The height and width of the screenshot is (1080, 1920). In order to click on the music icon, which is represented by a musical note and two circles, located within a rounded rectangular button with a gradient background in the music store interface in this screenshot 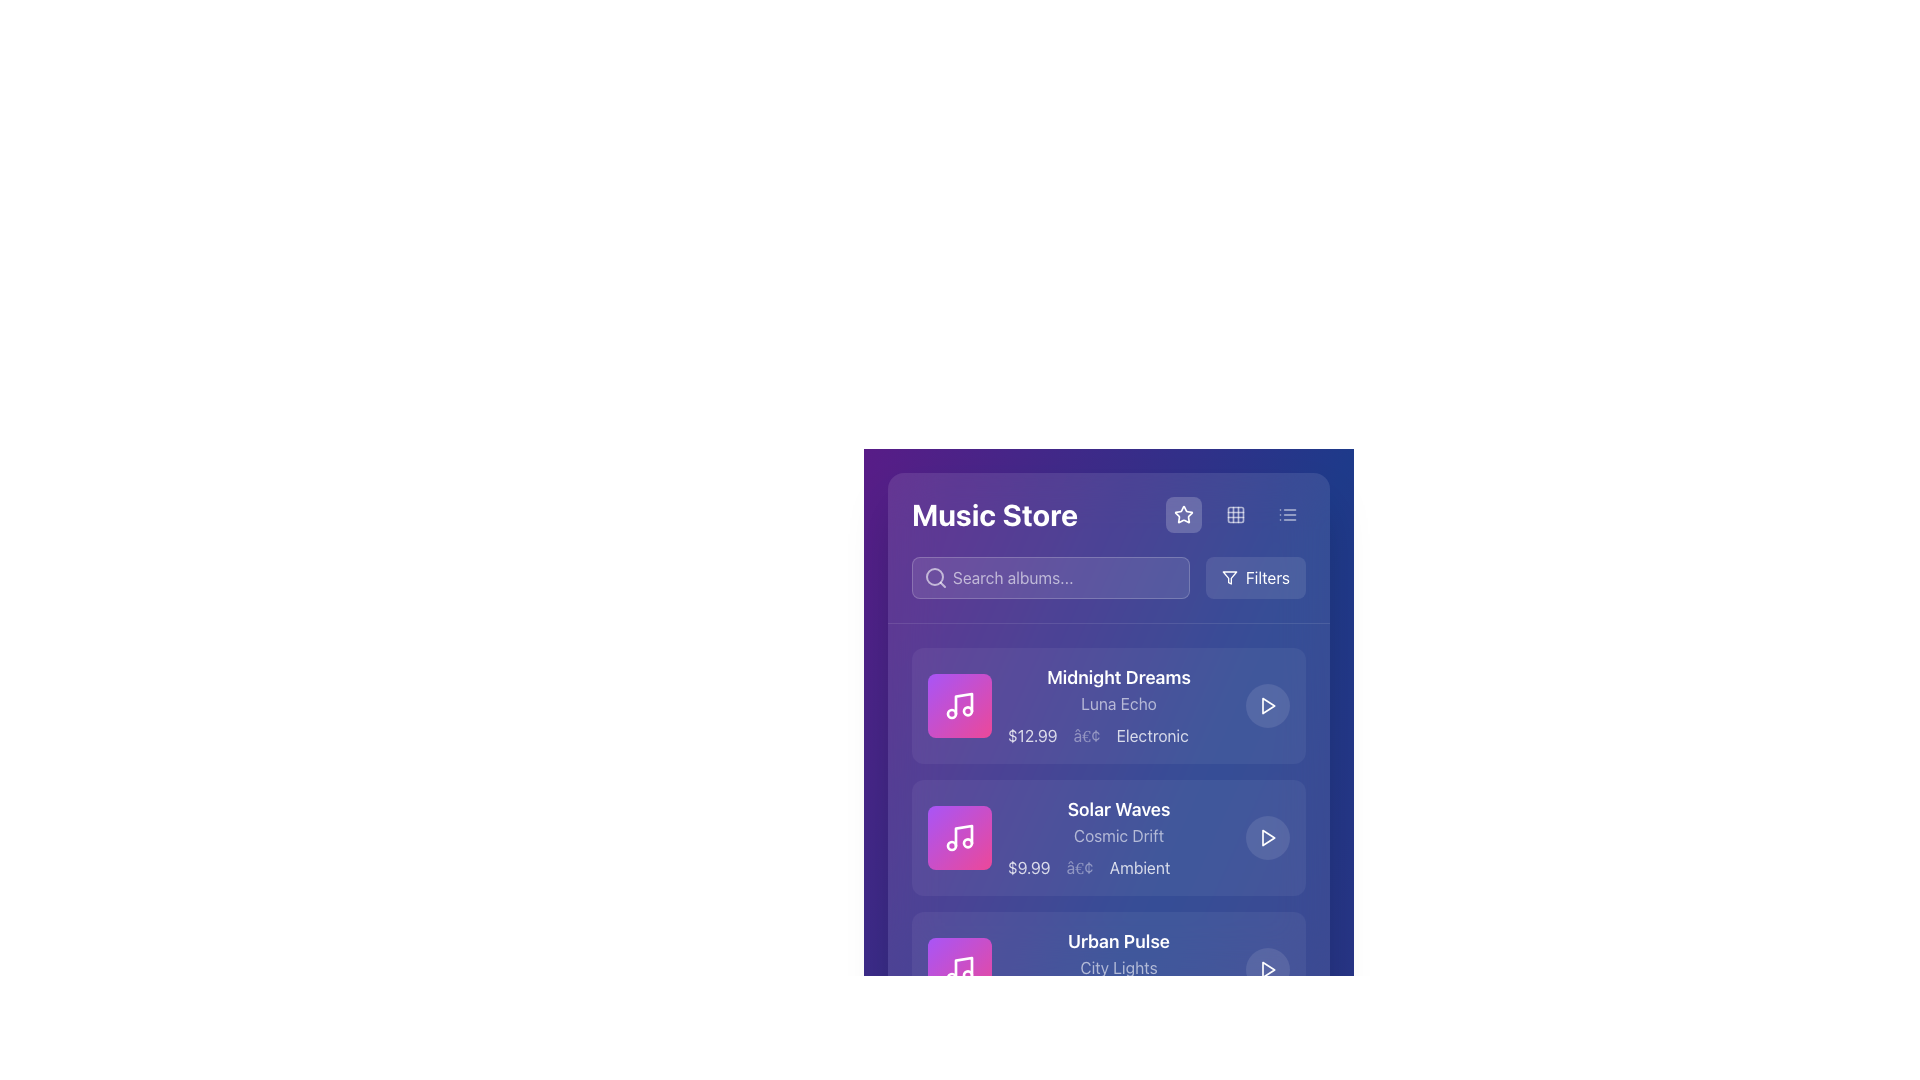, I will do `click(960, 837)`.